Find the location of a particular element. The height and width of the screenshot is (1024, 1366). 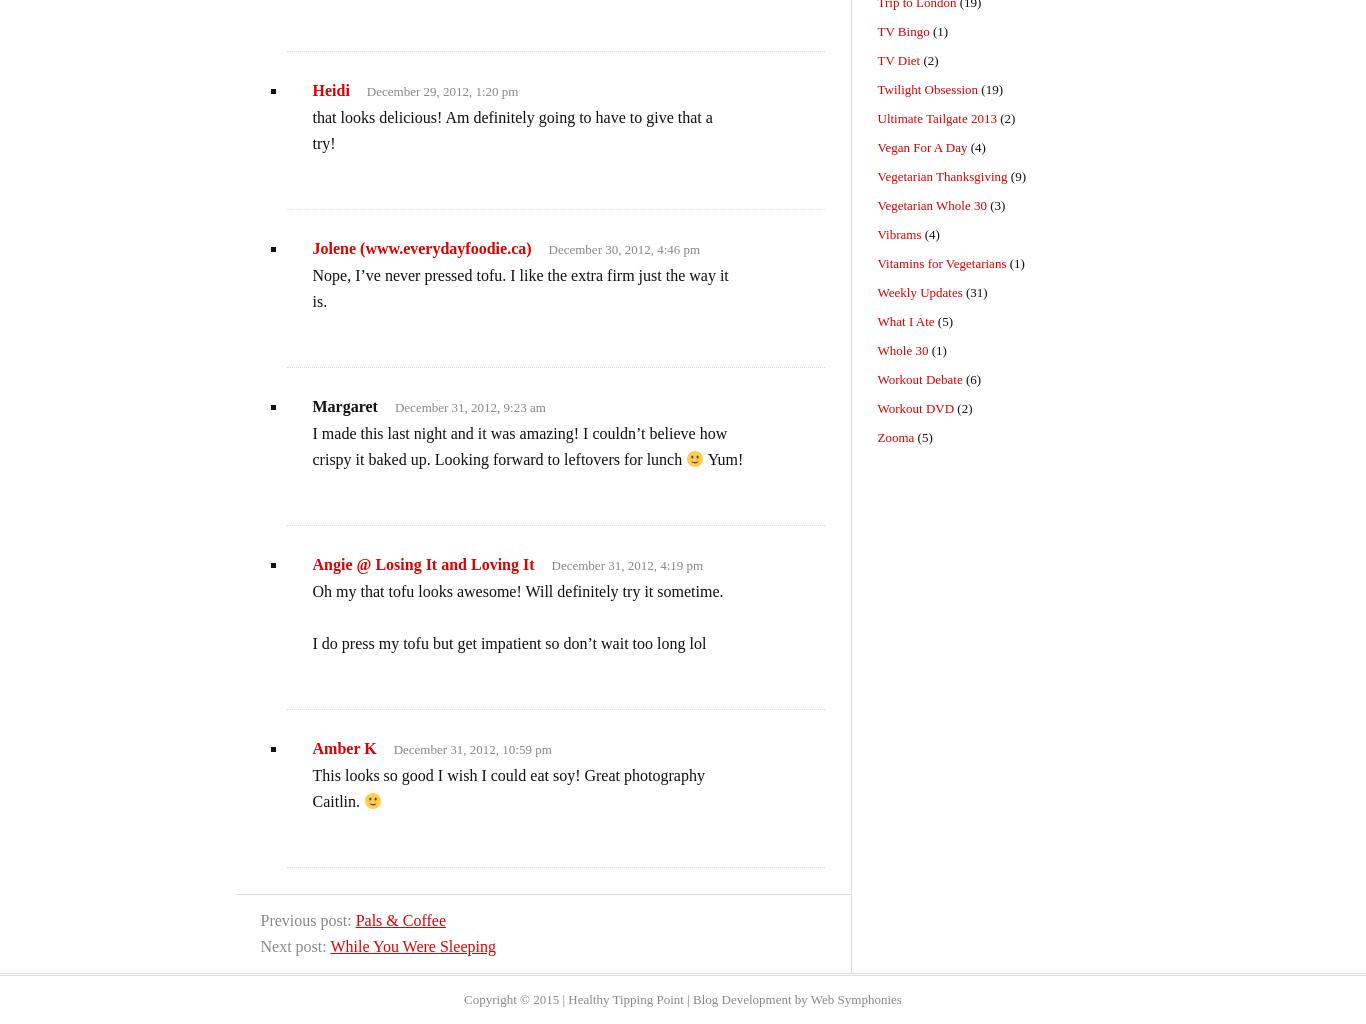

'December 31, 2012, 9:23 am' is located at coordinates (469, 406).